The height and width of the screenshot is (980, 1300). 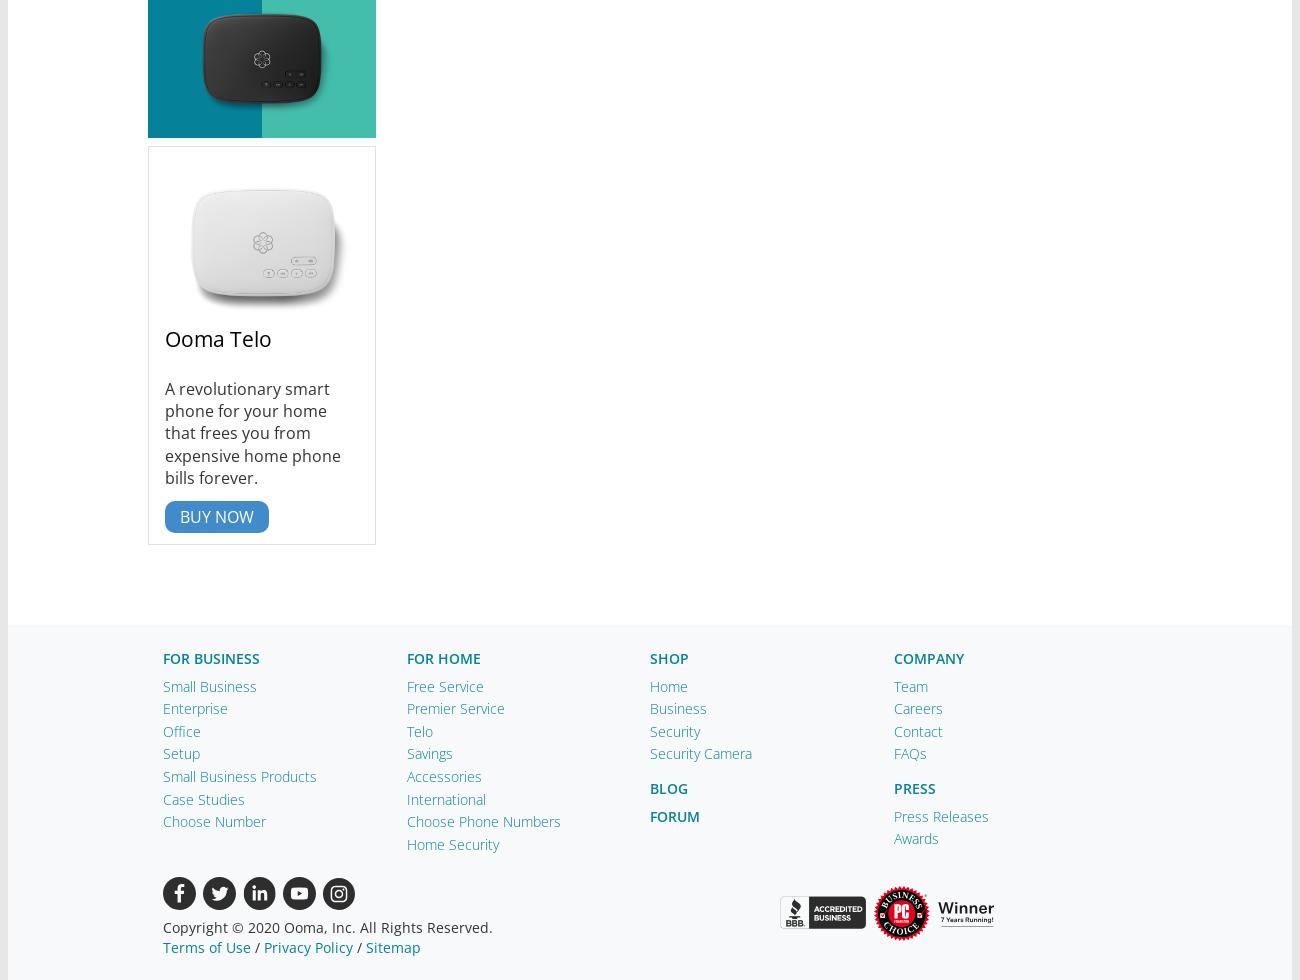 What do you see at coordinates (442, 658) in the screenshot?
I see `'For Home'` at bounding box center [442, 658].